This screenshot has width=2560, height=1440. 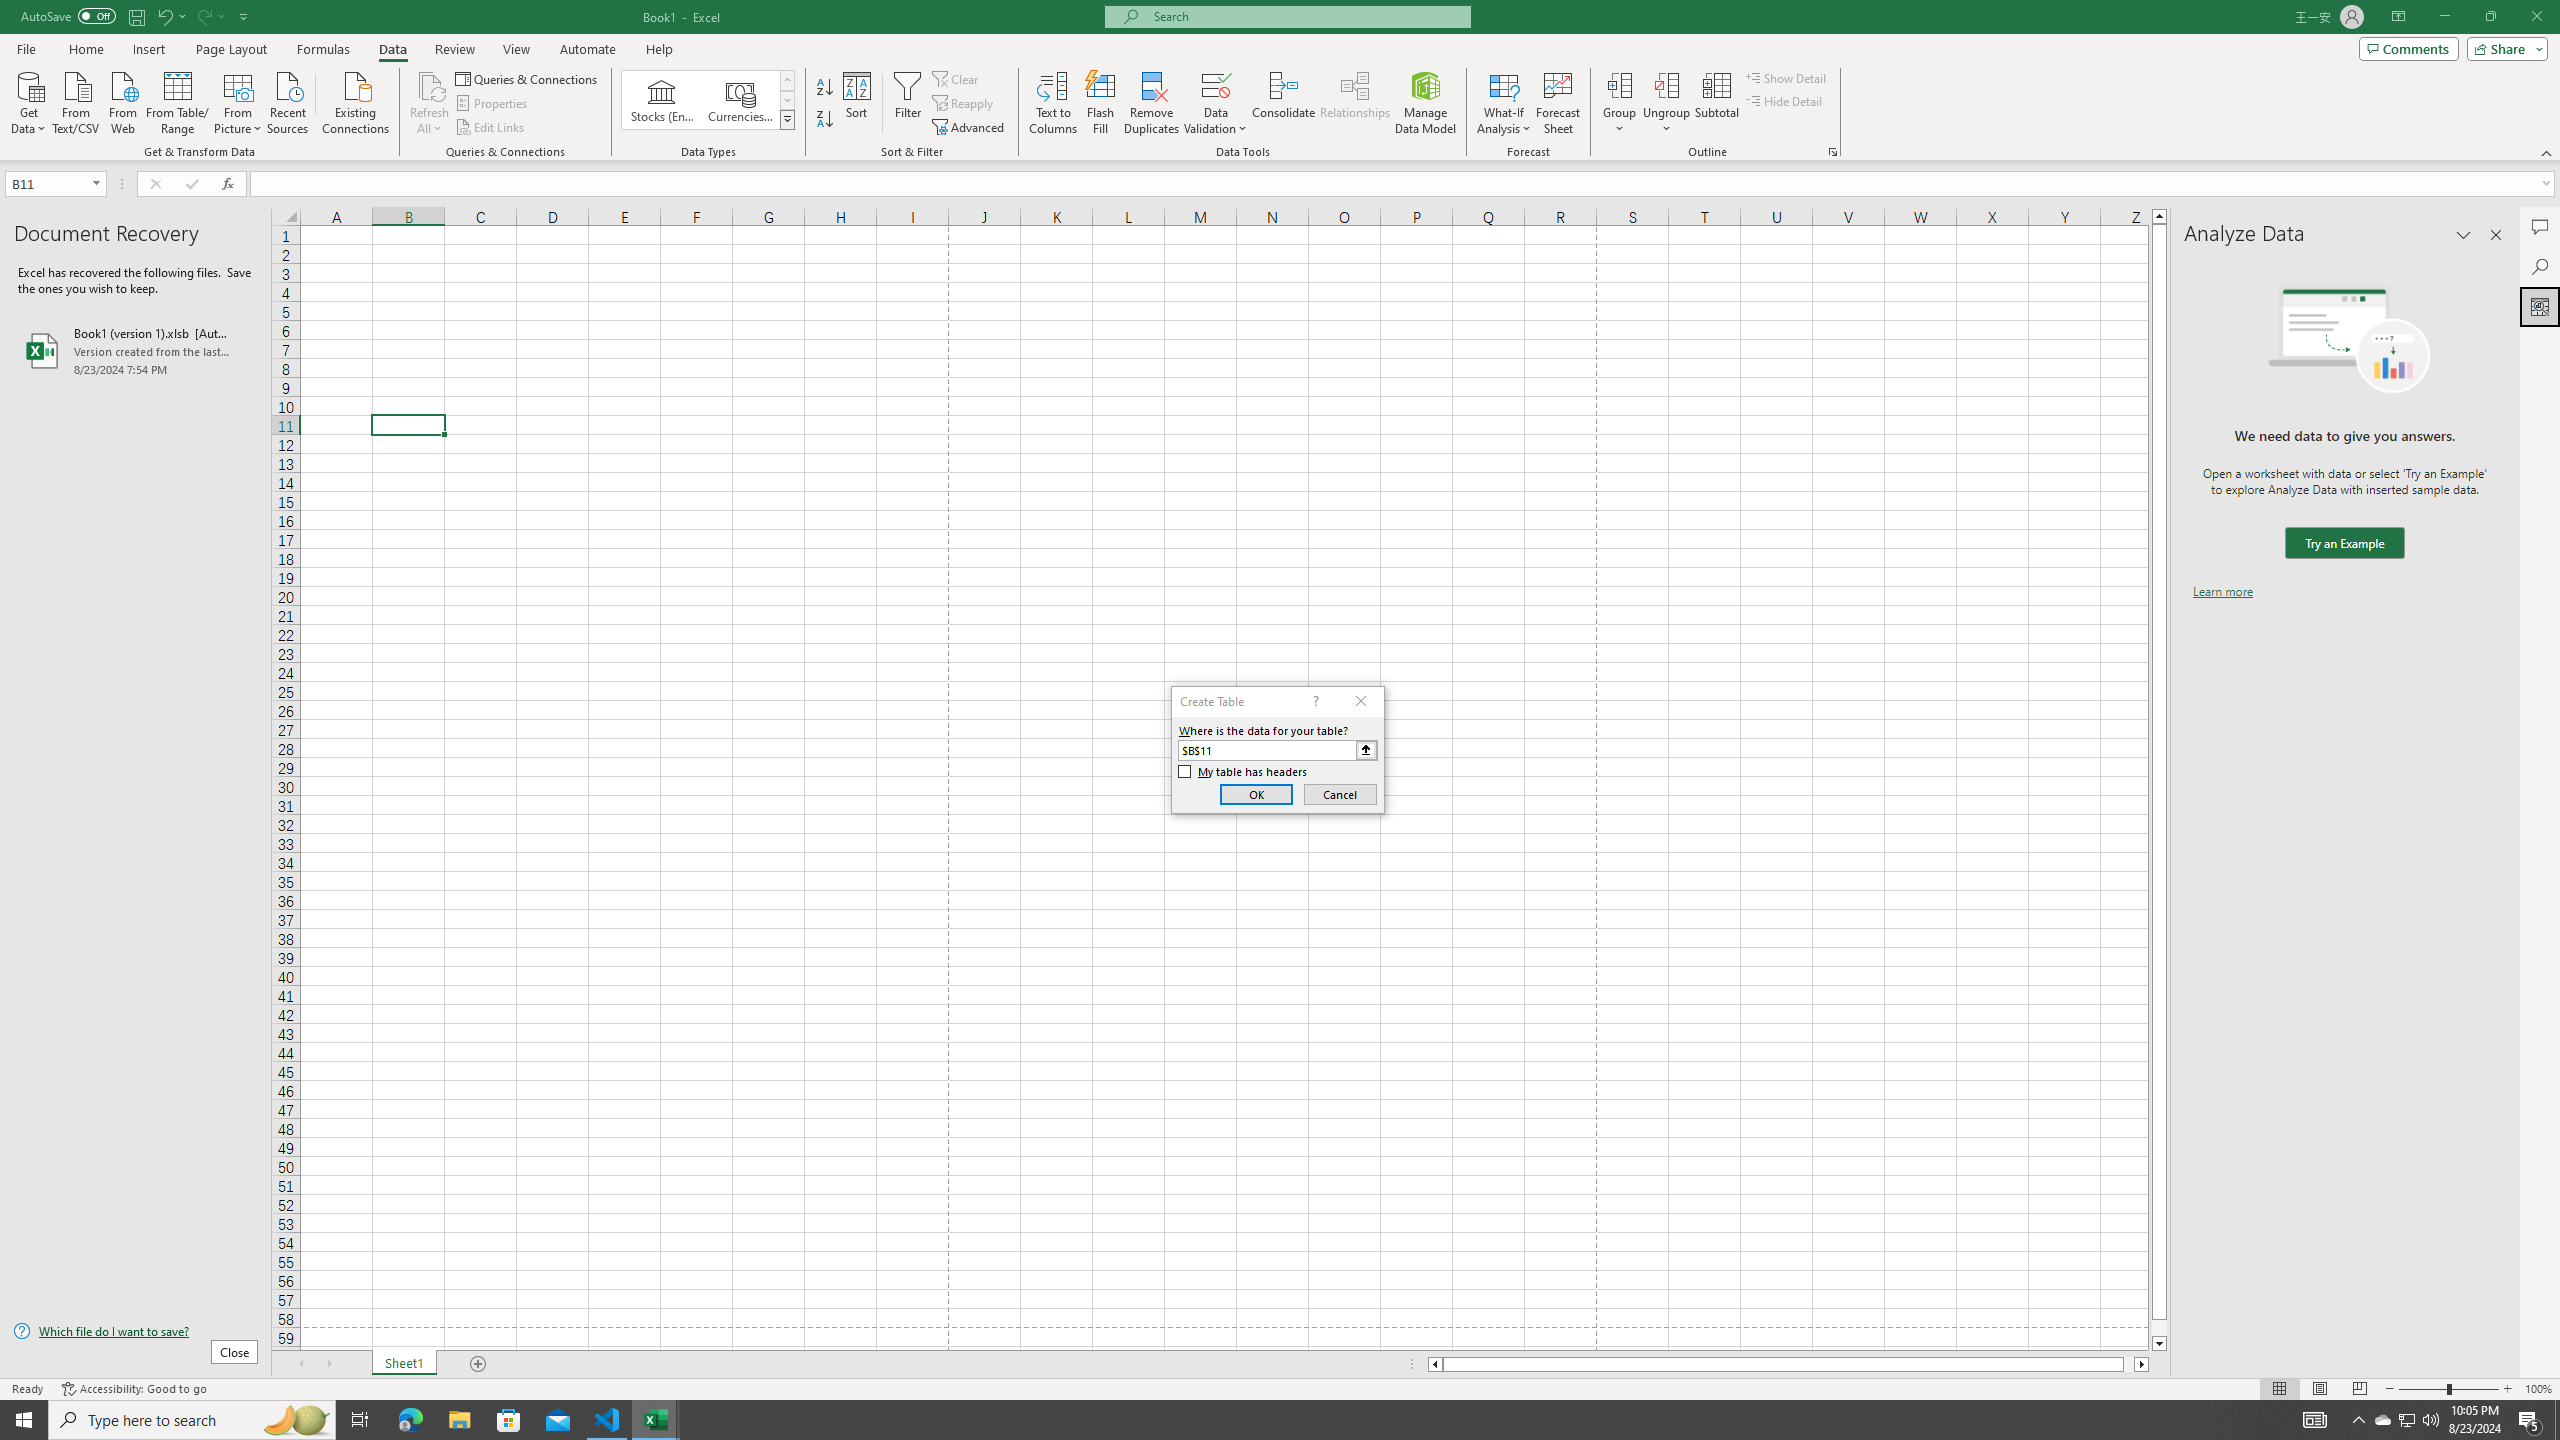 What do you see at coordinates (354, 100) in the screenshot?
I see `'Existing Connections'` at bounding box center [354, 100].